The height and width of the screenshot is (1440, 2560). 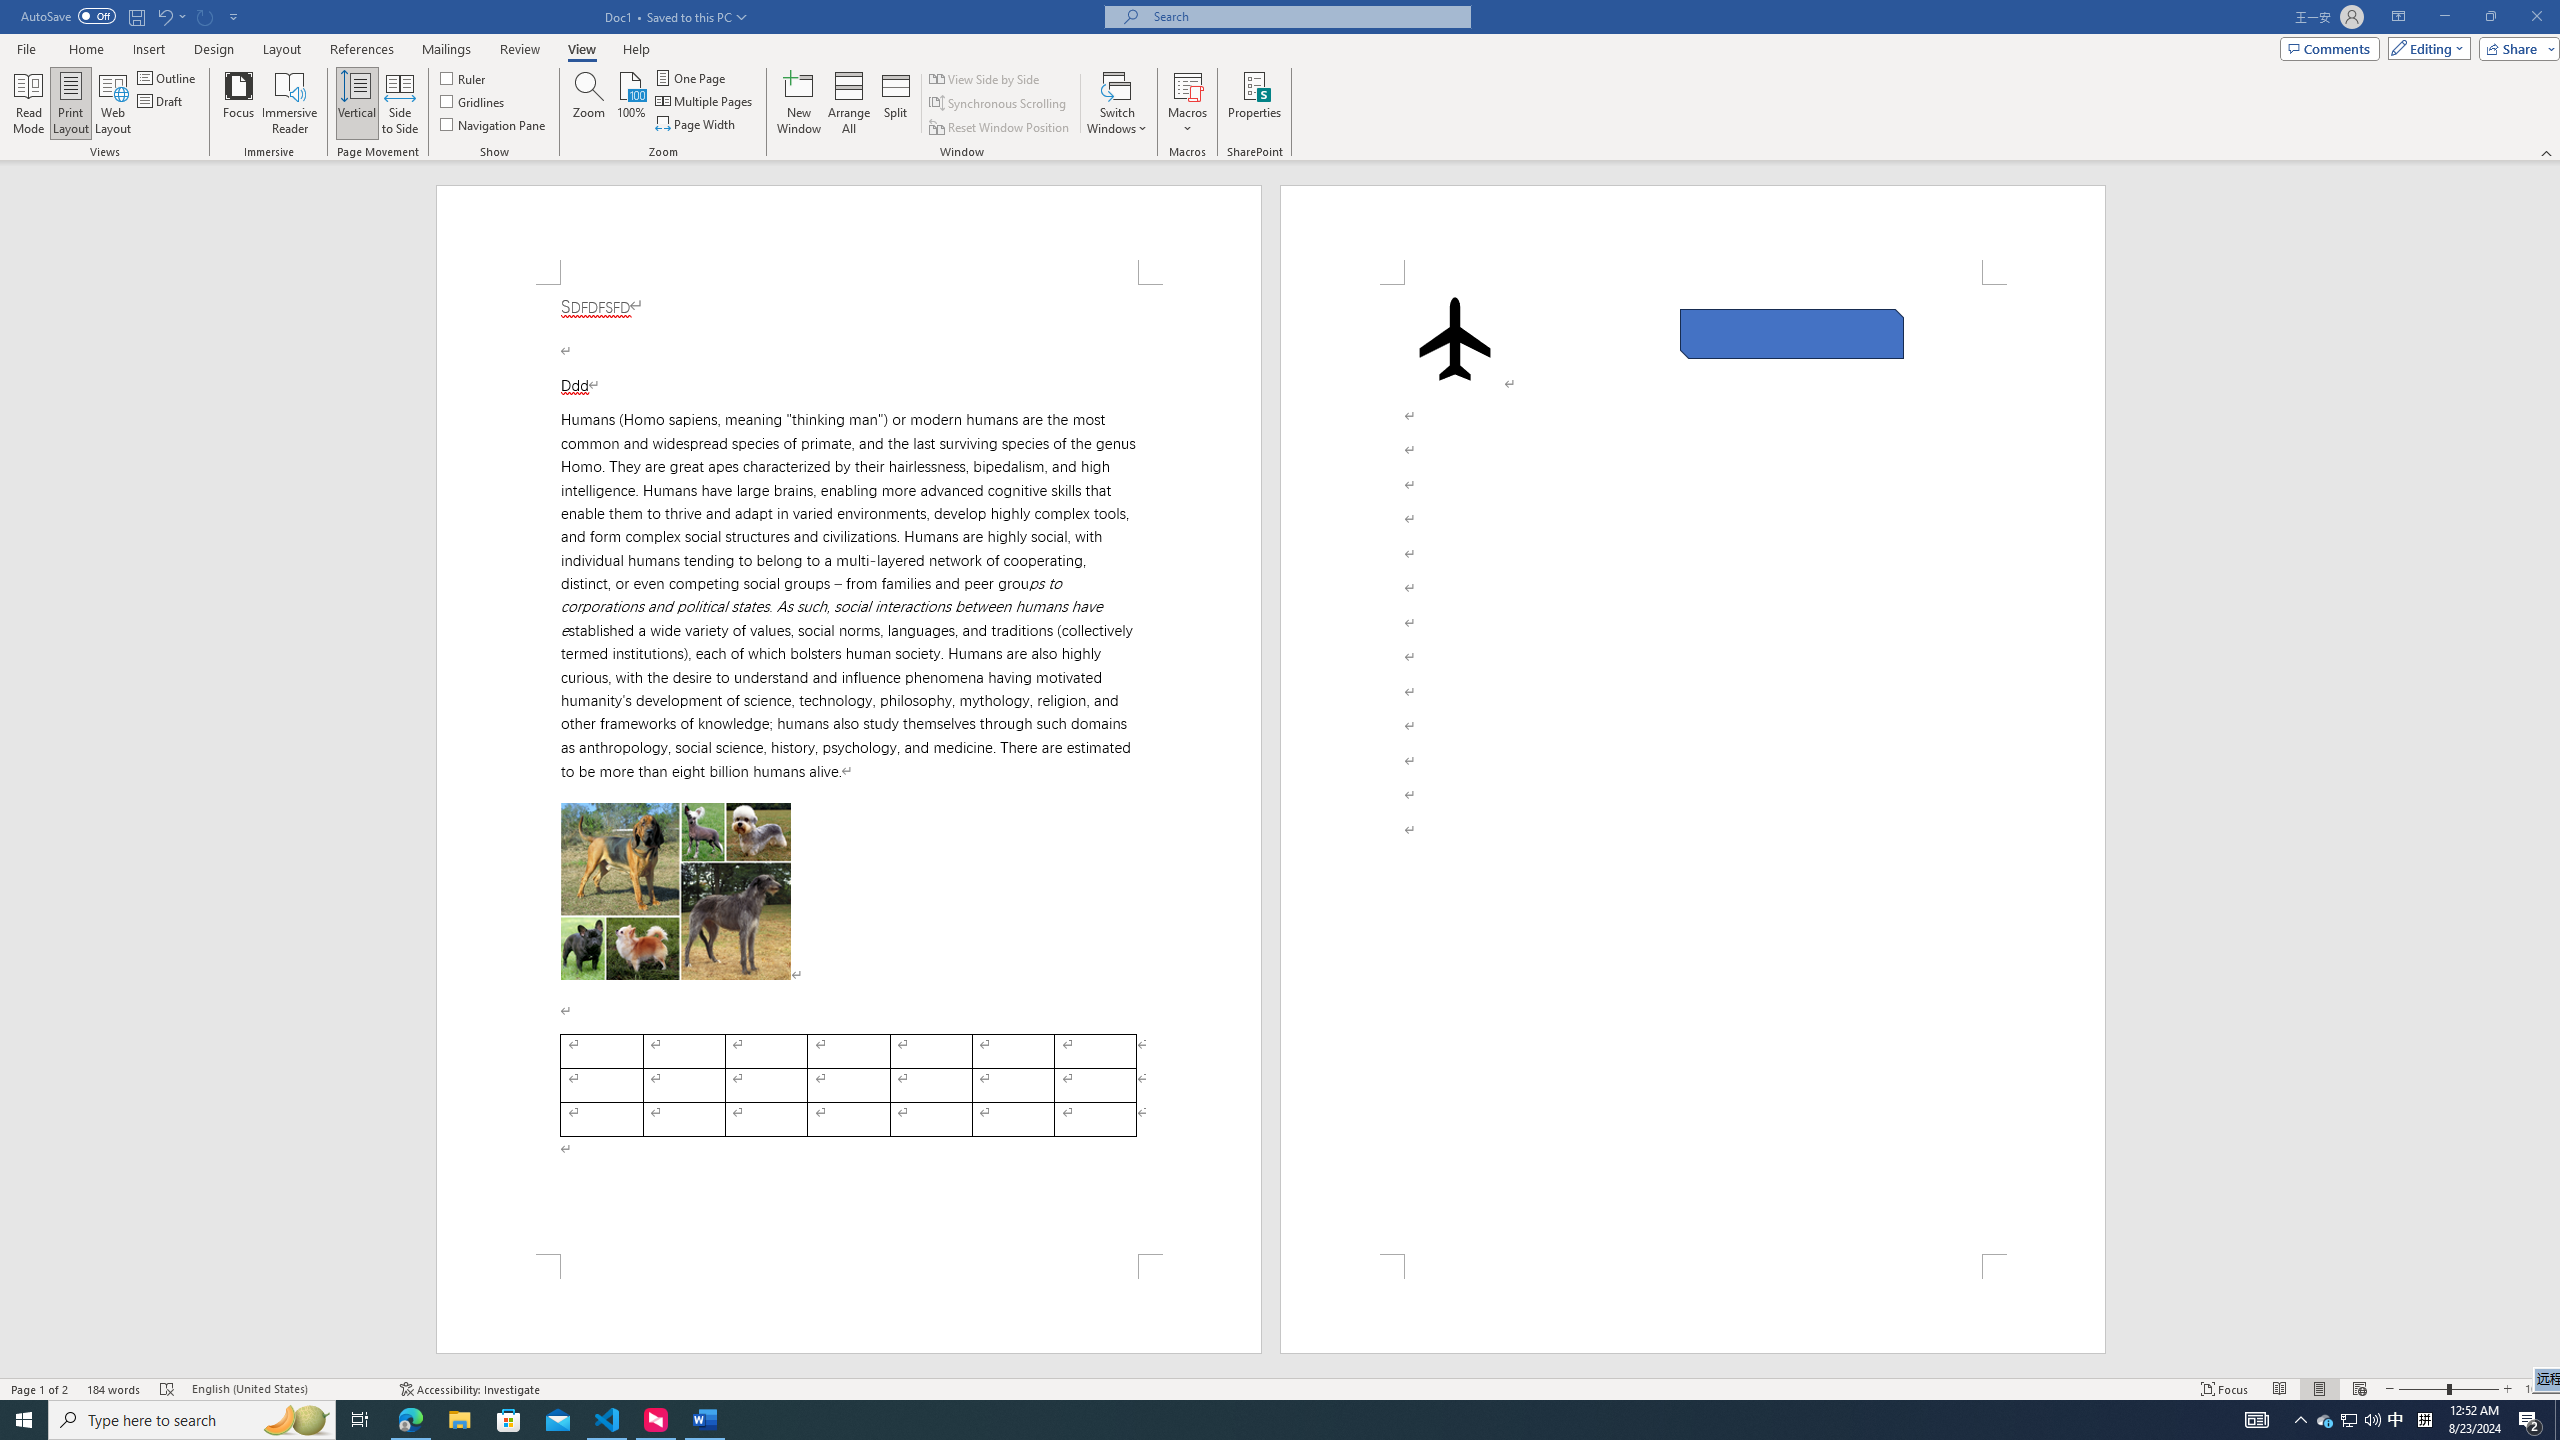 I want to click on 'More Options', so click(x=1186, y=120).